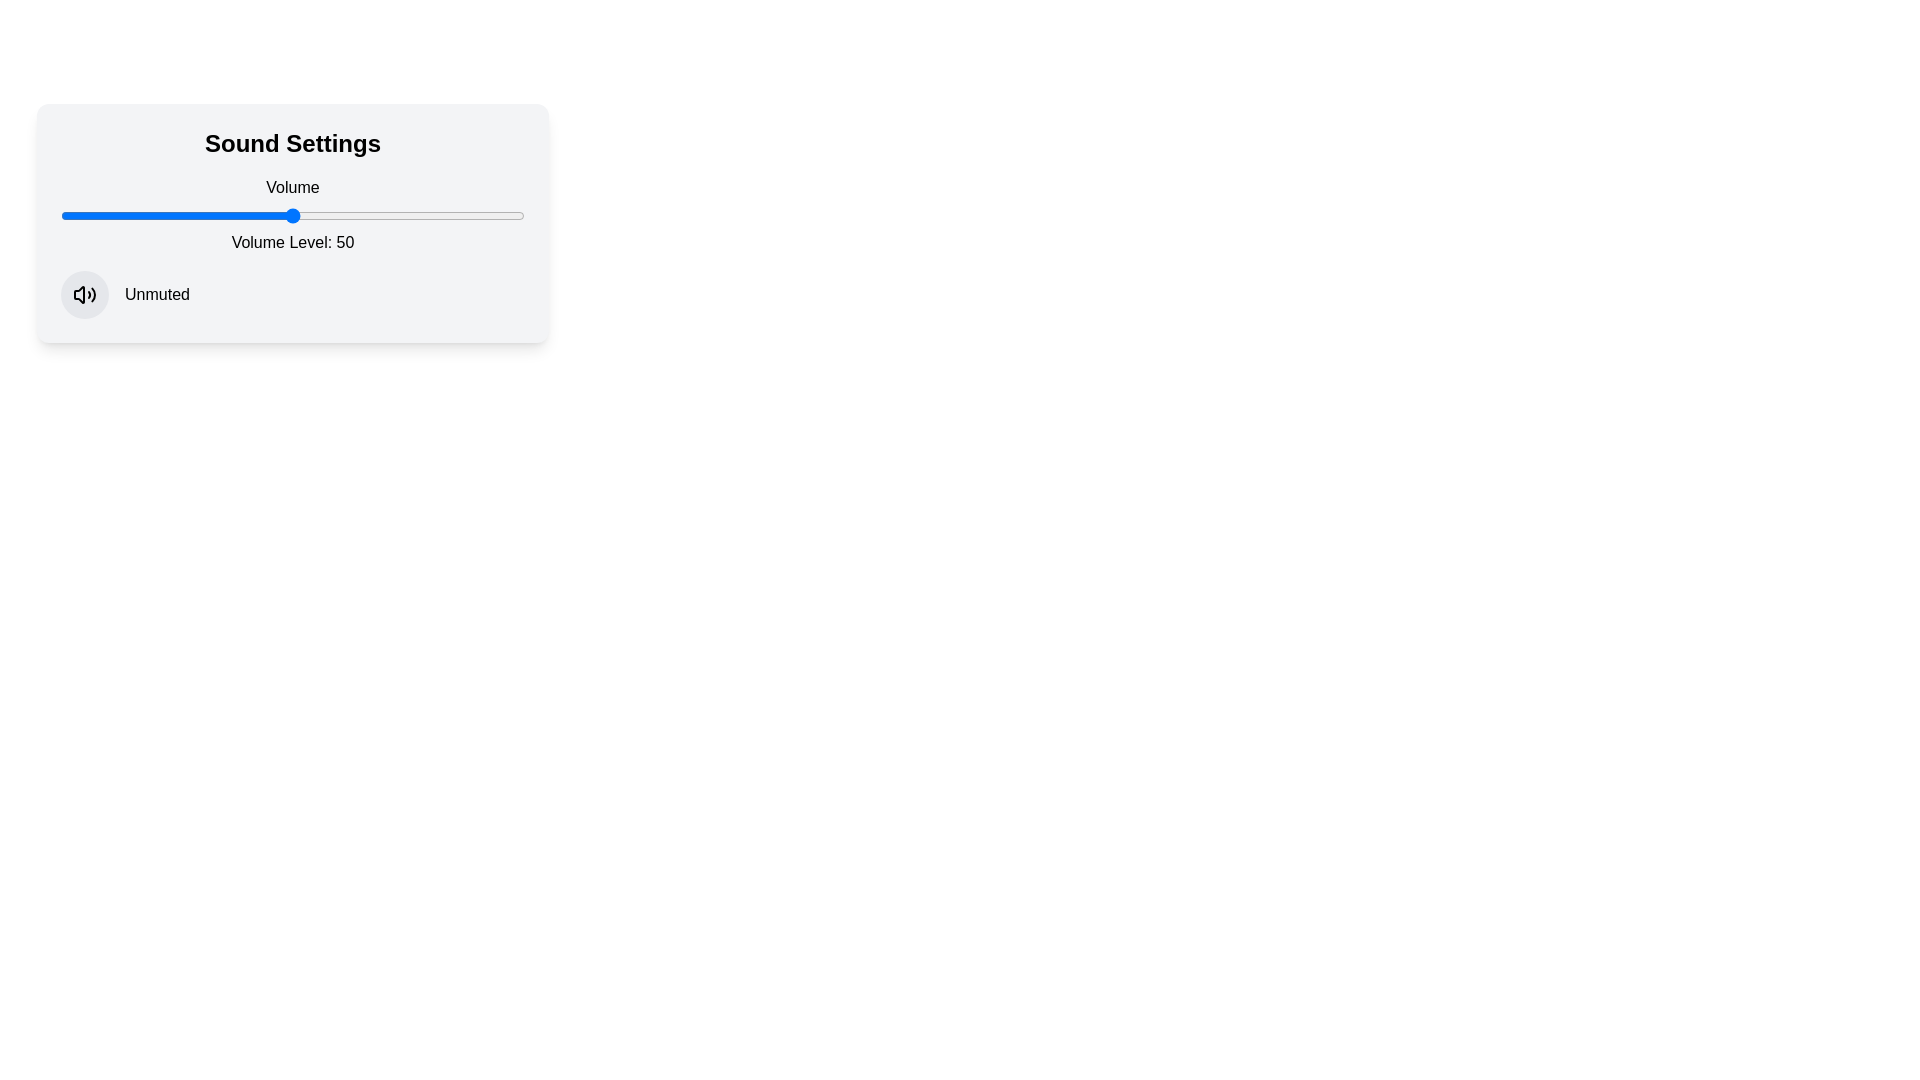 The width and height of the screenshot is (1920, 1080). What do you see at coordinates (156, 294) in the screenshot?
I see `the Text Label indicating the current status of the sound settings, which shows that the audio is not muted, located to the right of the speaker icon in the 'Sound Settings' section` at bounding box center [156, 294].